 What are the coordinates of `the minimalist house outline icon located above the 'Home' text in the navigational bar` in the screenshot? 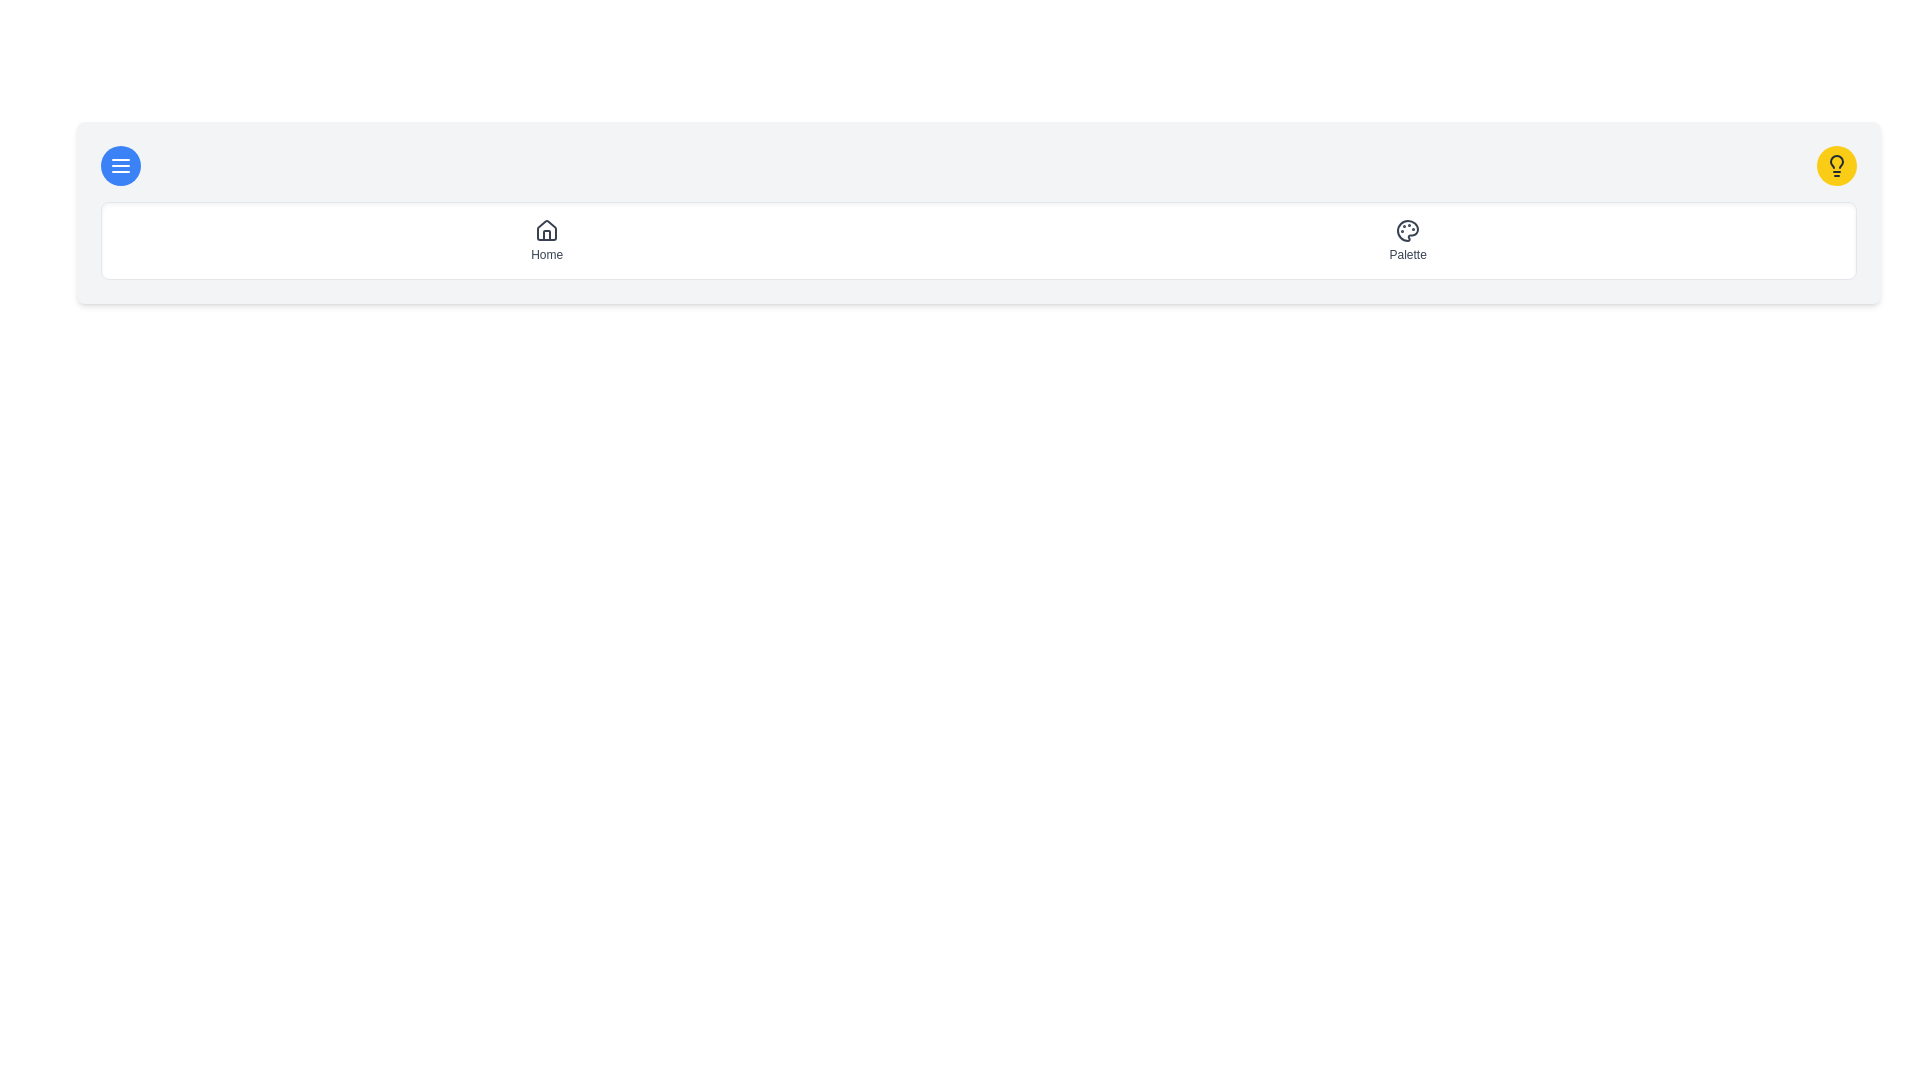 It's located at (547, 230).